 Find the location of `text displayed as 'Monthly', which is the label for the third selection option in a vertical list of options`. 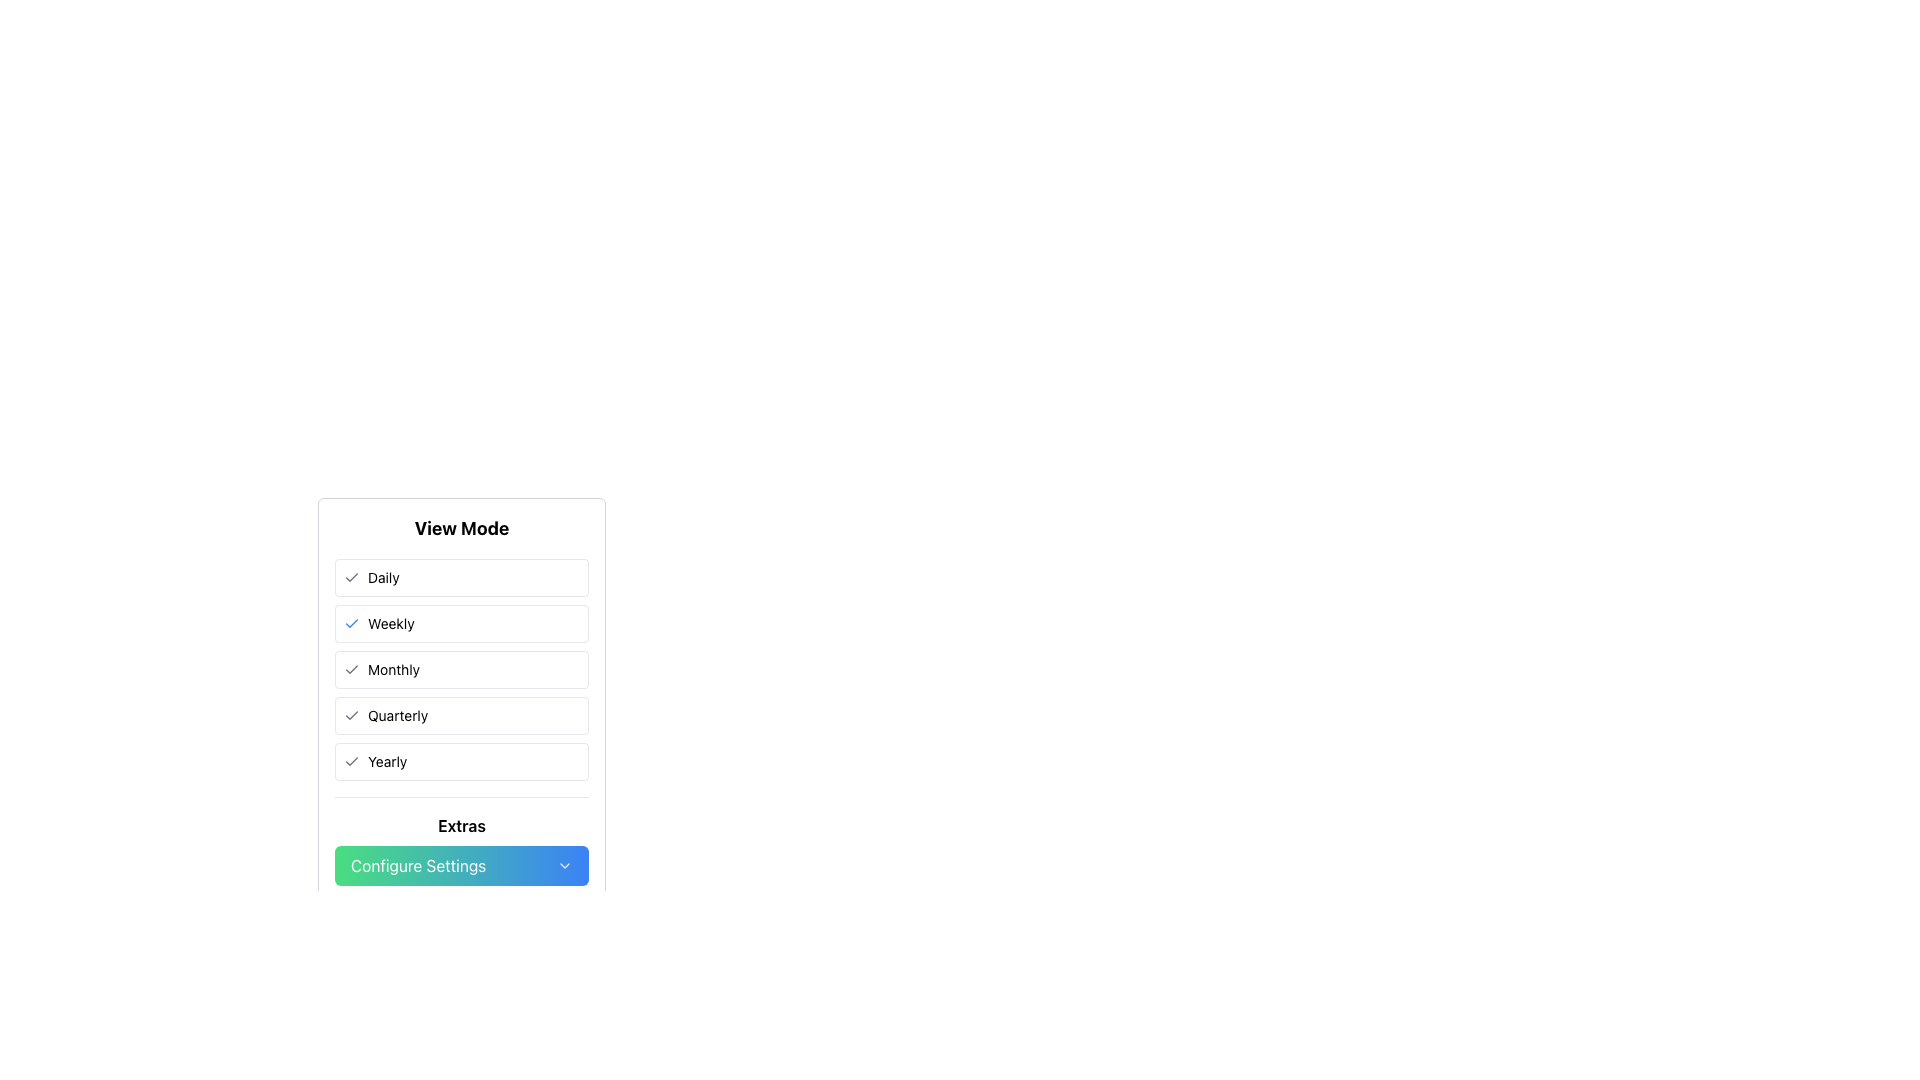

text displayed as 'Monthly', which is the label for the third selection option in a vertical list of options is located at coordinates (393, 670).